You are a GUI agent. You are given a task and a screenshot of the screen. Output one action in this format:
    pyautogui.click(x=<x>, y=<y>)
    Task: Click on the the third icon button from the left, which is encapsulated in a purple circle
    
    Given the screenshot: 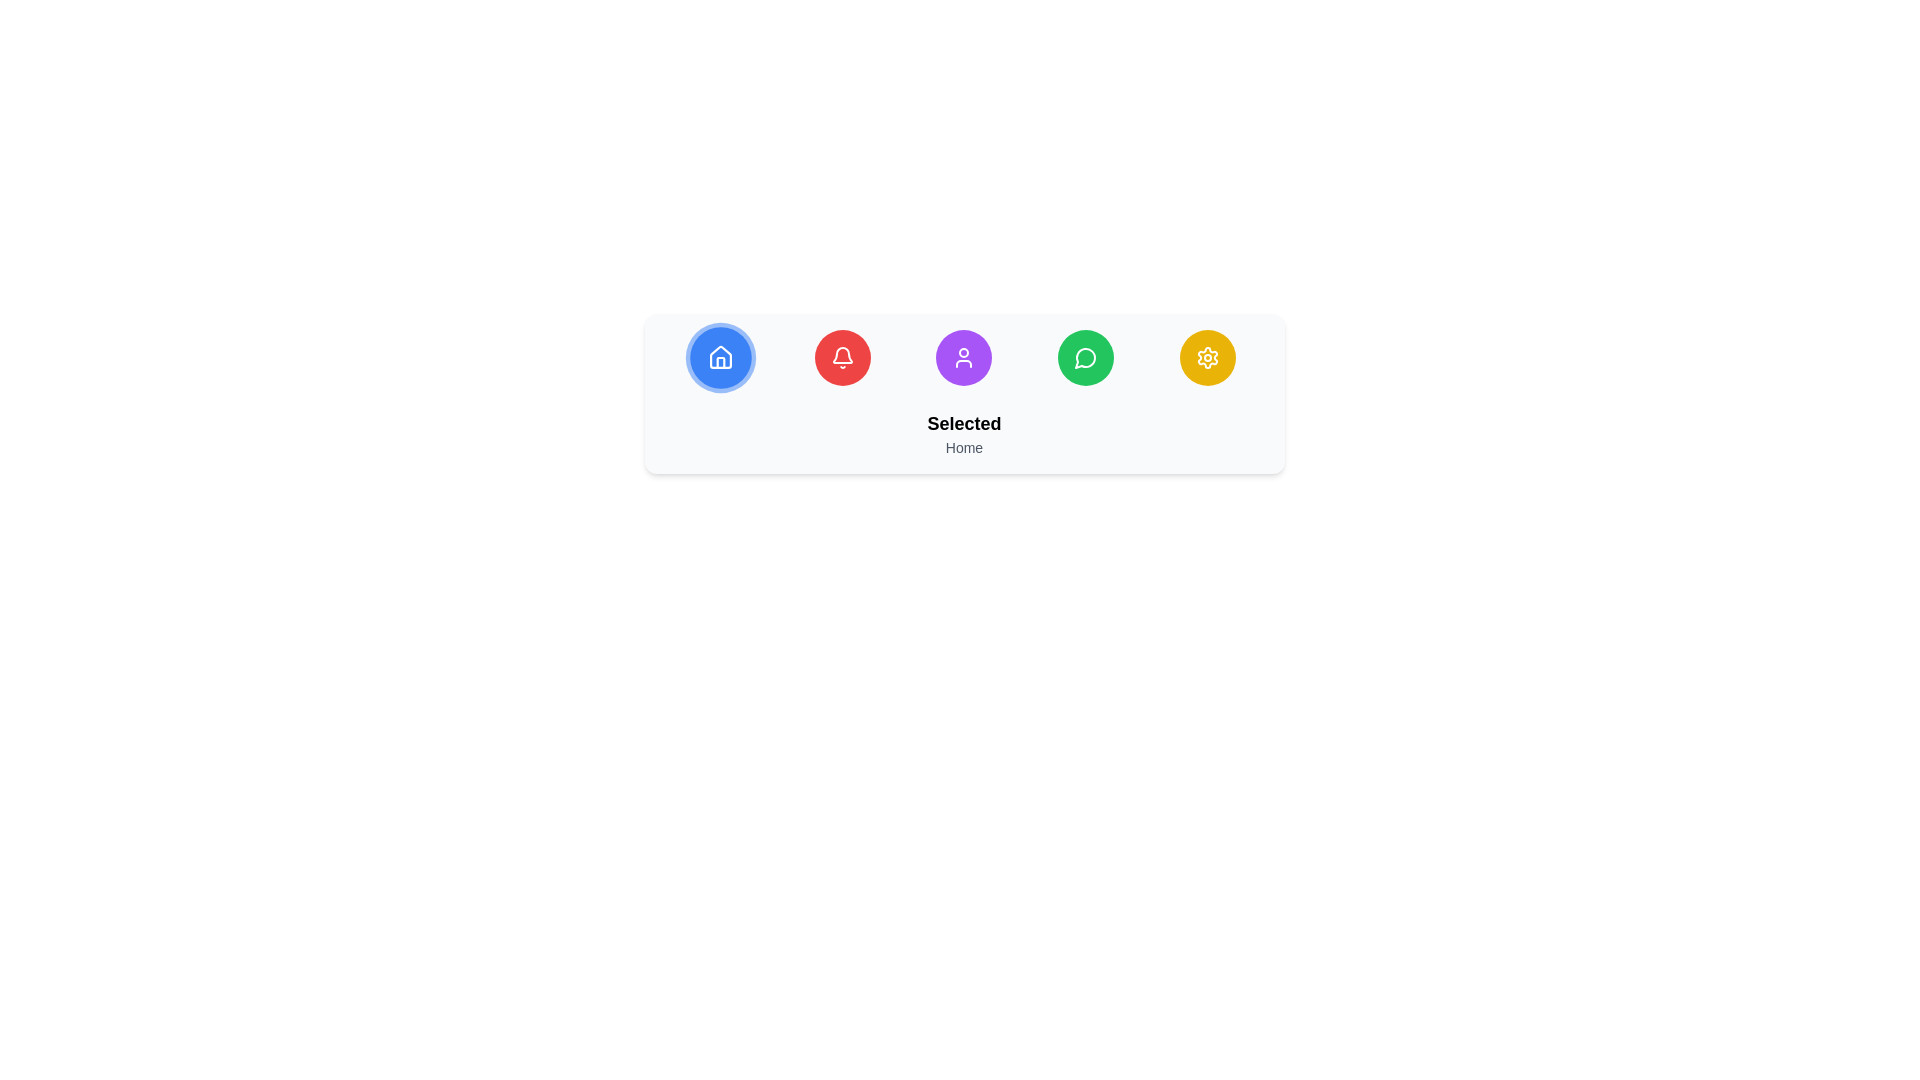 What is the action you would take?
    pyautogui.click(x=964, y=357)
    